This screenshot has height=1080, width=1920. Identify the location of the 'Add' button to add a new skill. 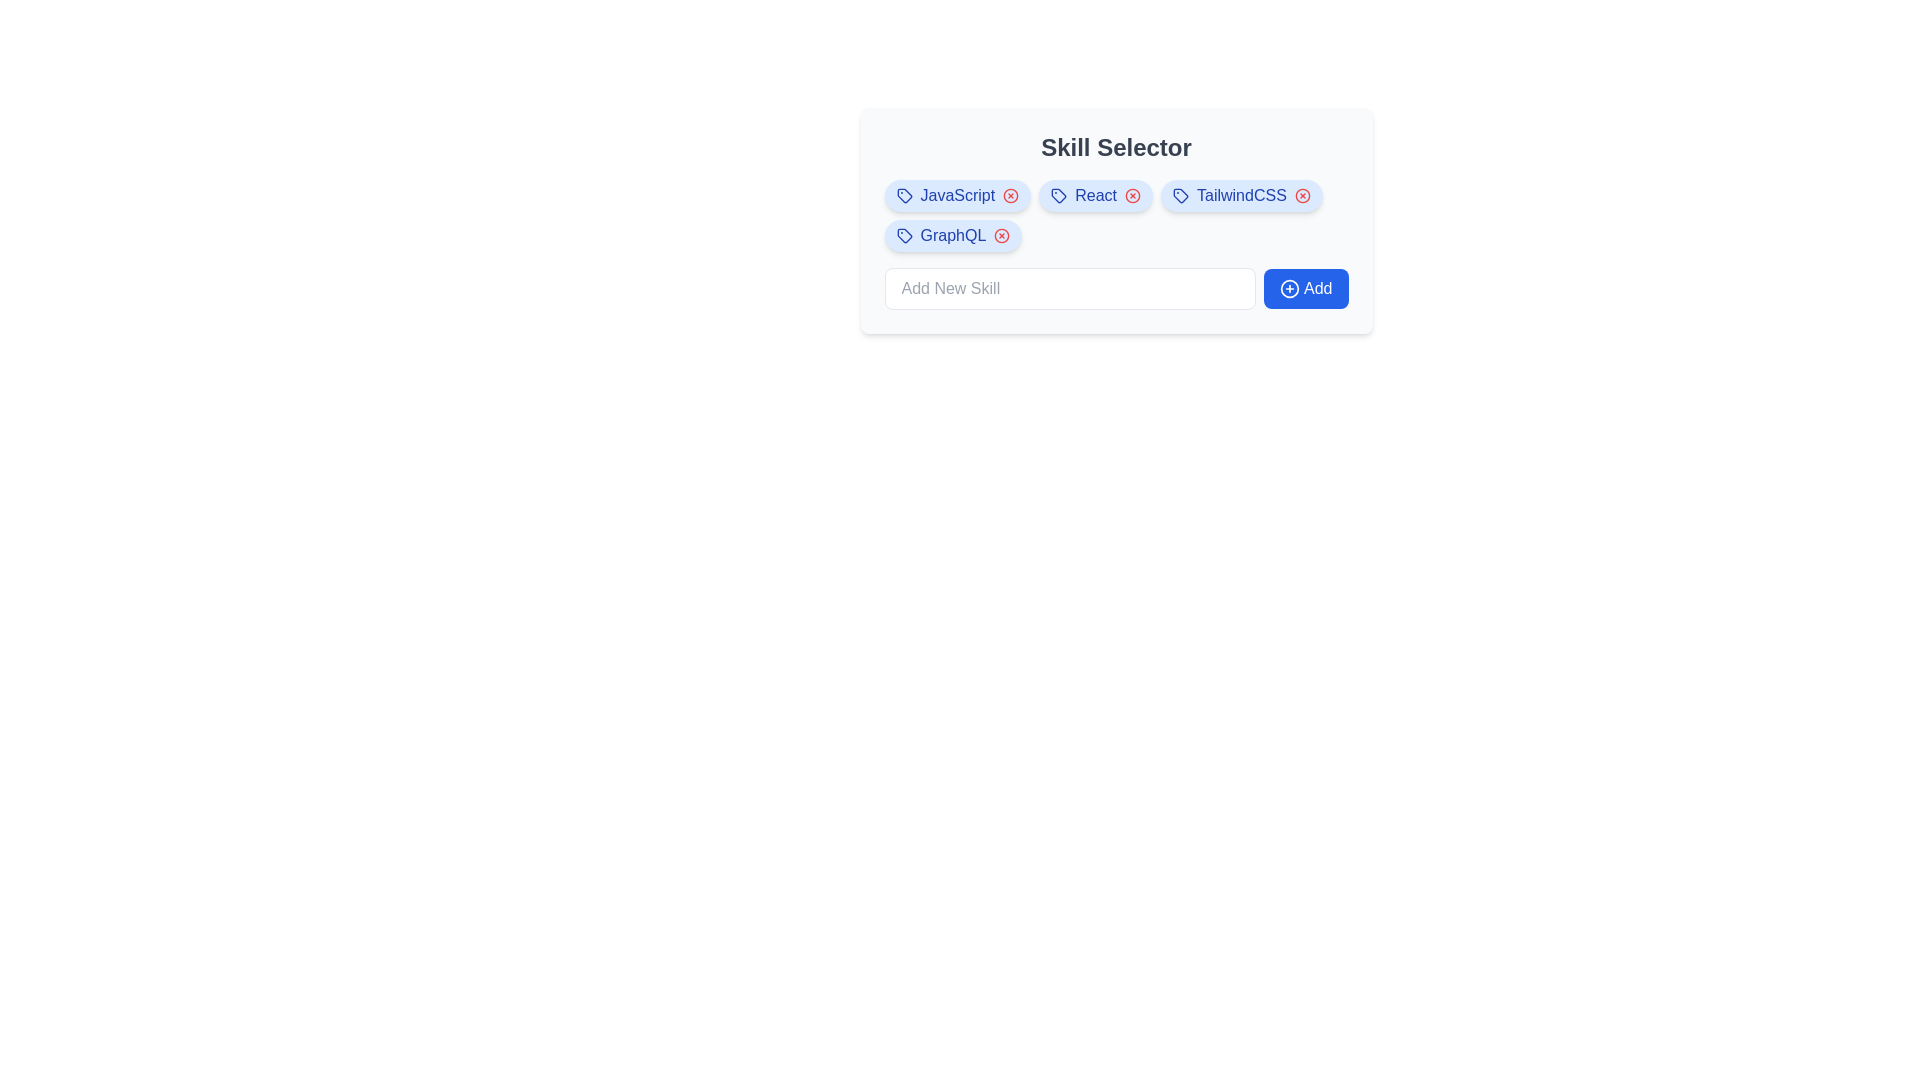
(1305, 289).